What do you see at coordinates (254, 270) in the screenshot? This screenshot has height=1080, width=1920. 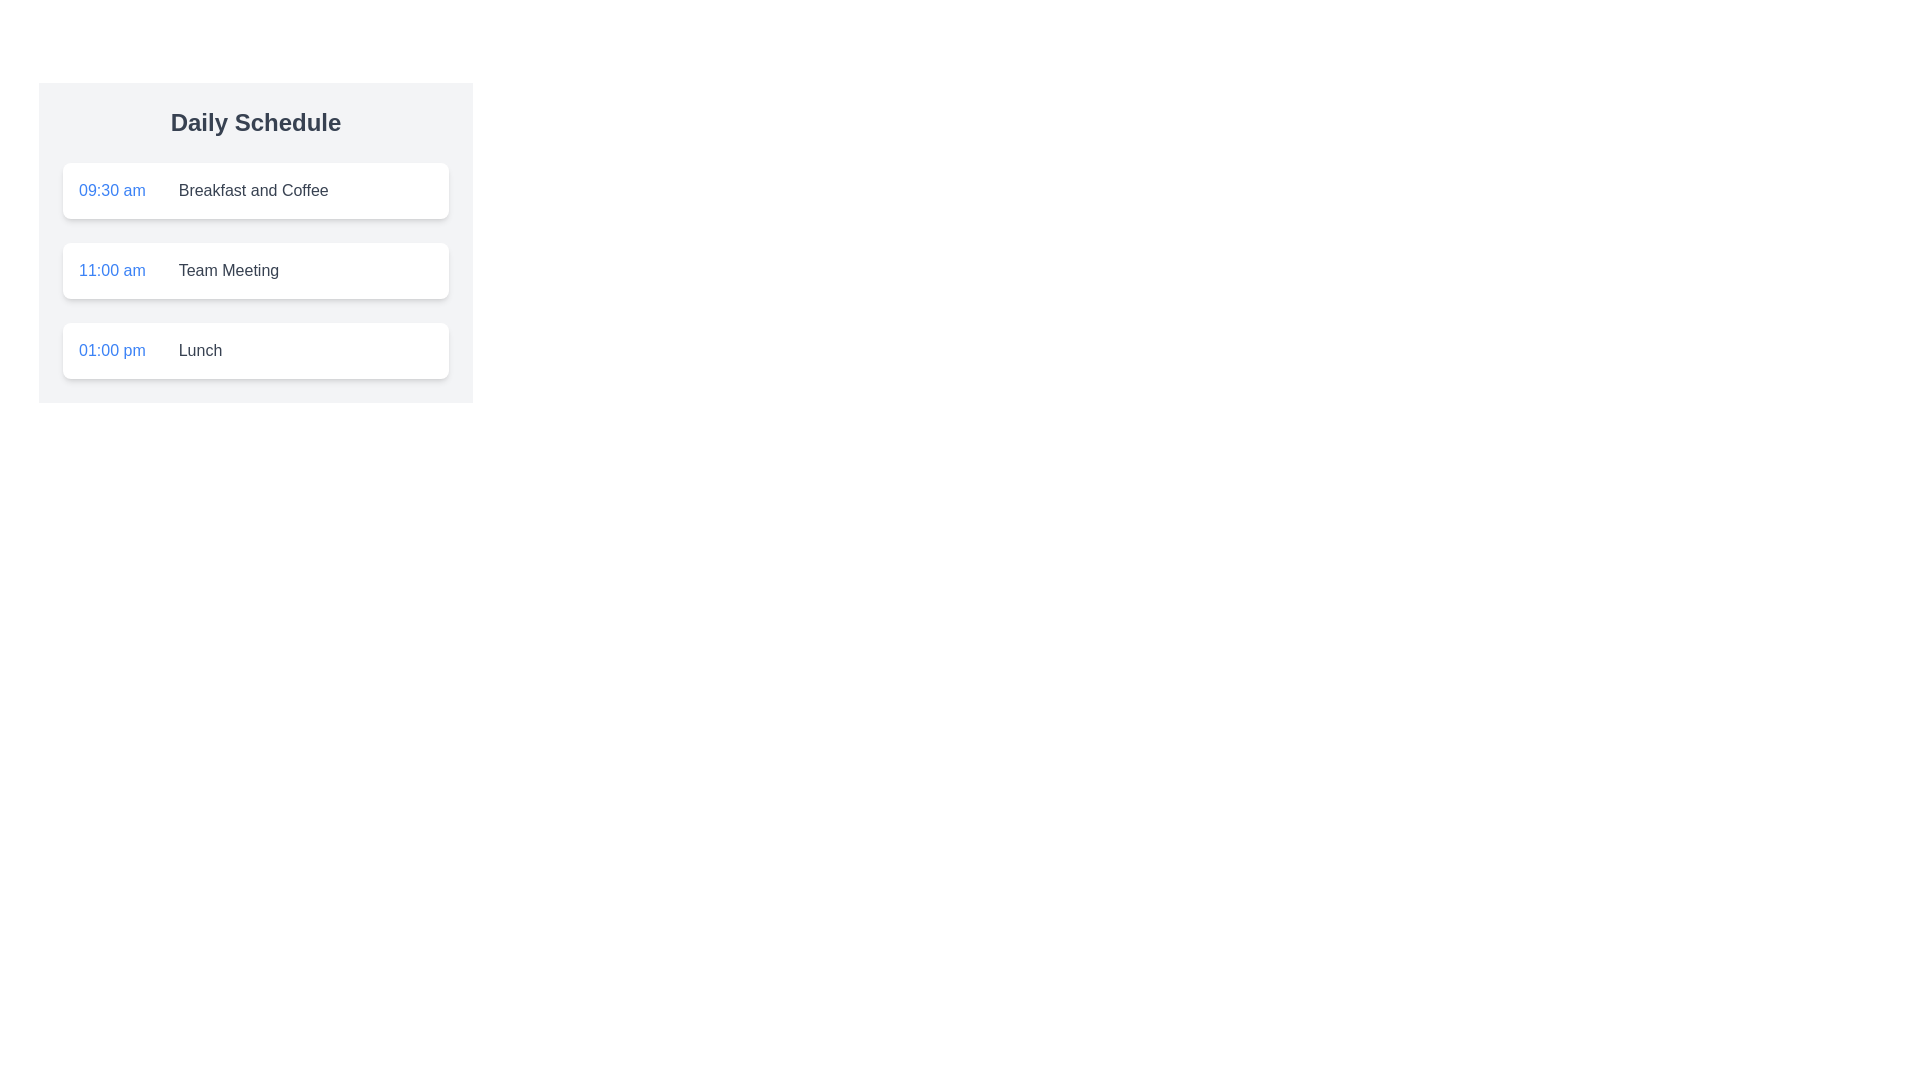 I see `the 'Team Meeting' Schedule card located in the daily timeline, positioned between '09:30 am Breakfast and Coffee' and '01:00 pm Lunch'` at bounding box center [254, 270].